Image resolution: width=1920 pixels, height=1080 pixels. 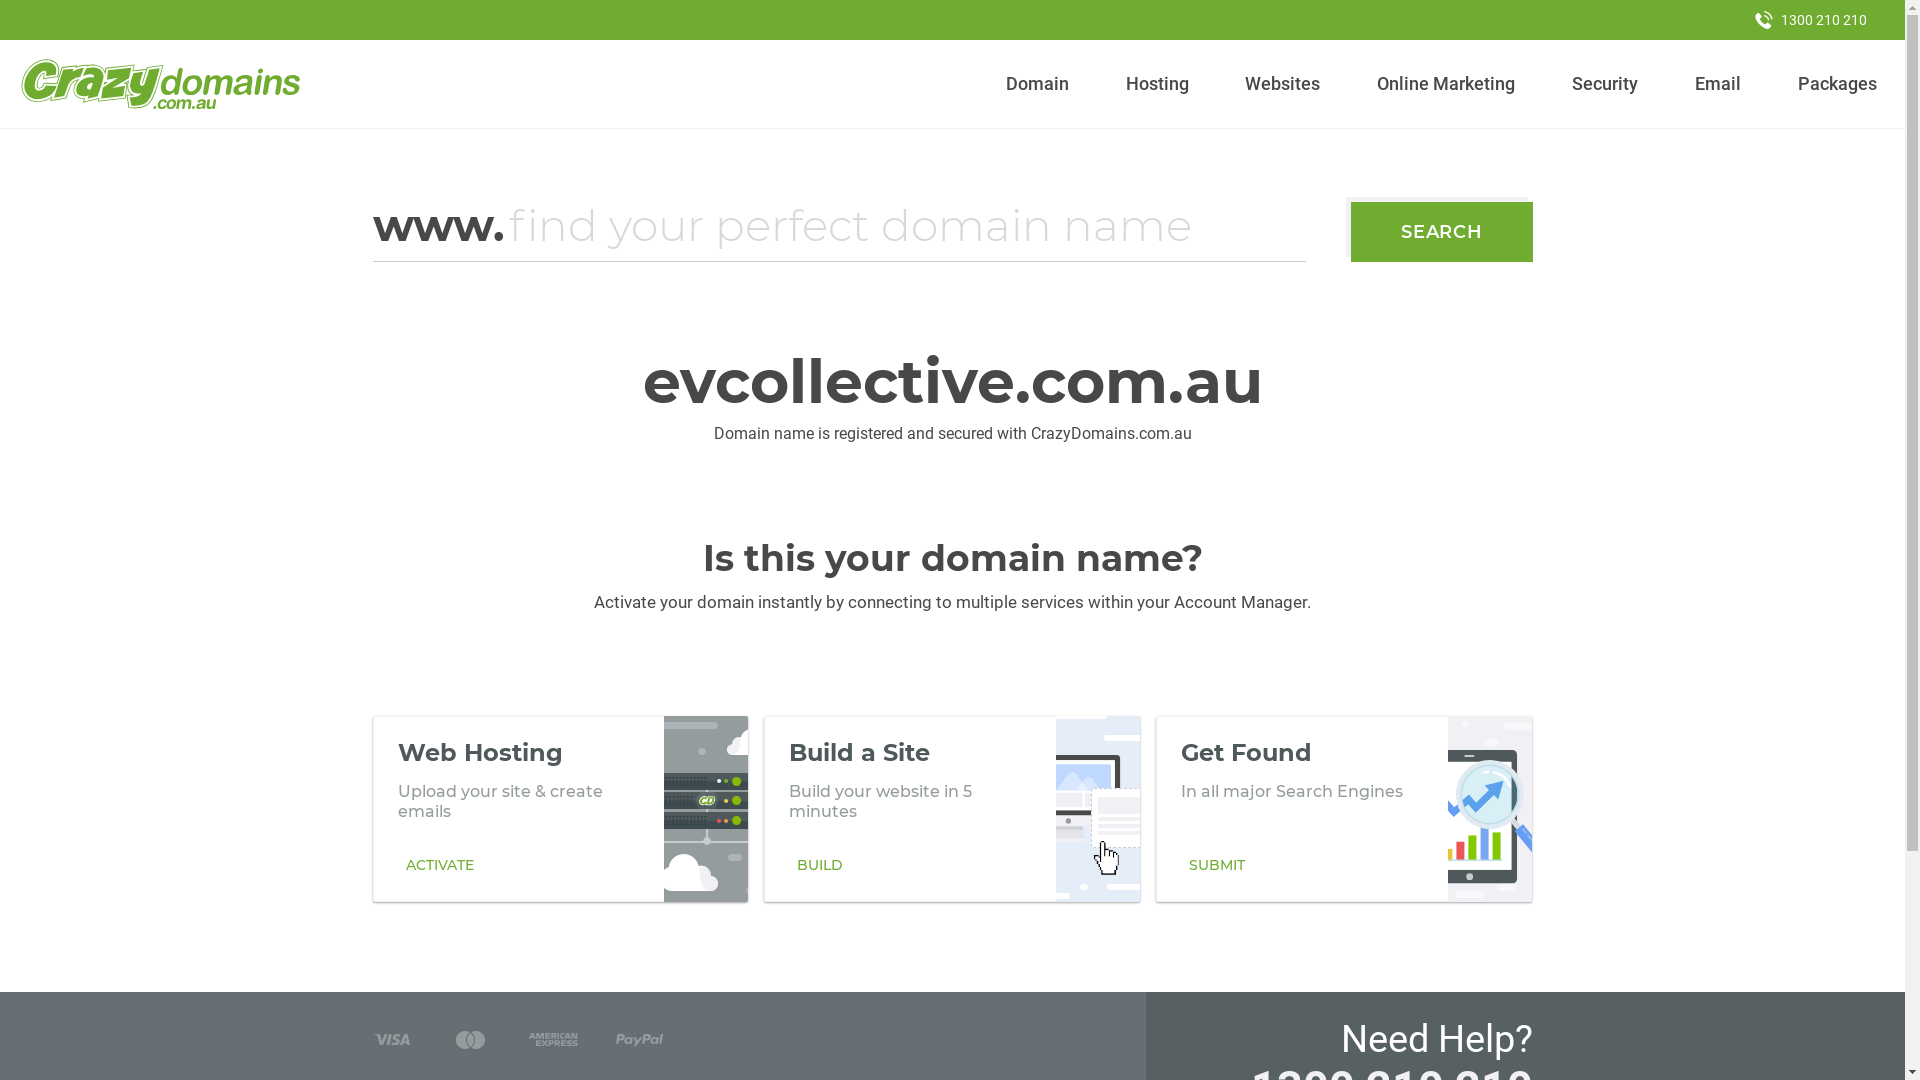 I want to click on 'Web Hosting, so click(x=560, y=808).